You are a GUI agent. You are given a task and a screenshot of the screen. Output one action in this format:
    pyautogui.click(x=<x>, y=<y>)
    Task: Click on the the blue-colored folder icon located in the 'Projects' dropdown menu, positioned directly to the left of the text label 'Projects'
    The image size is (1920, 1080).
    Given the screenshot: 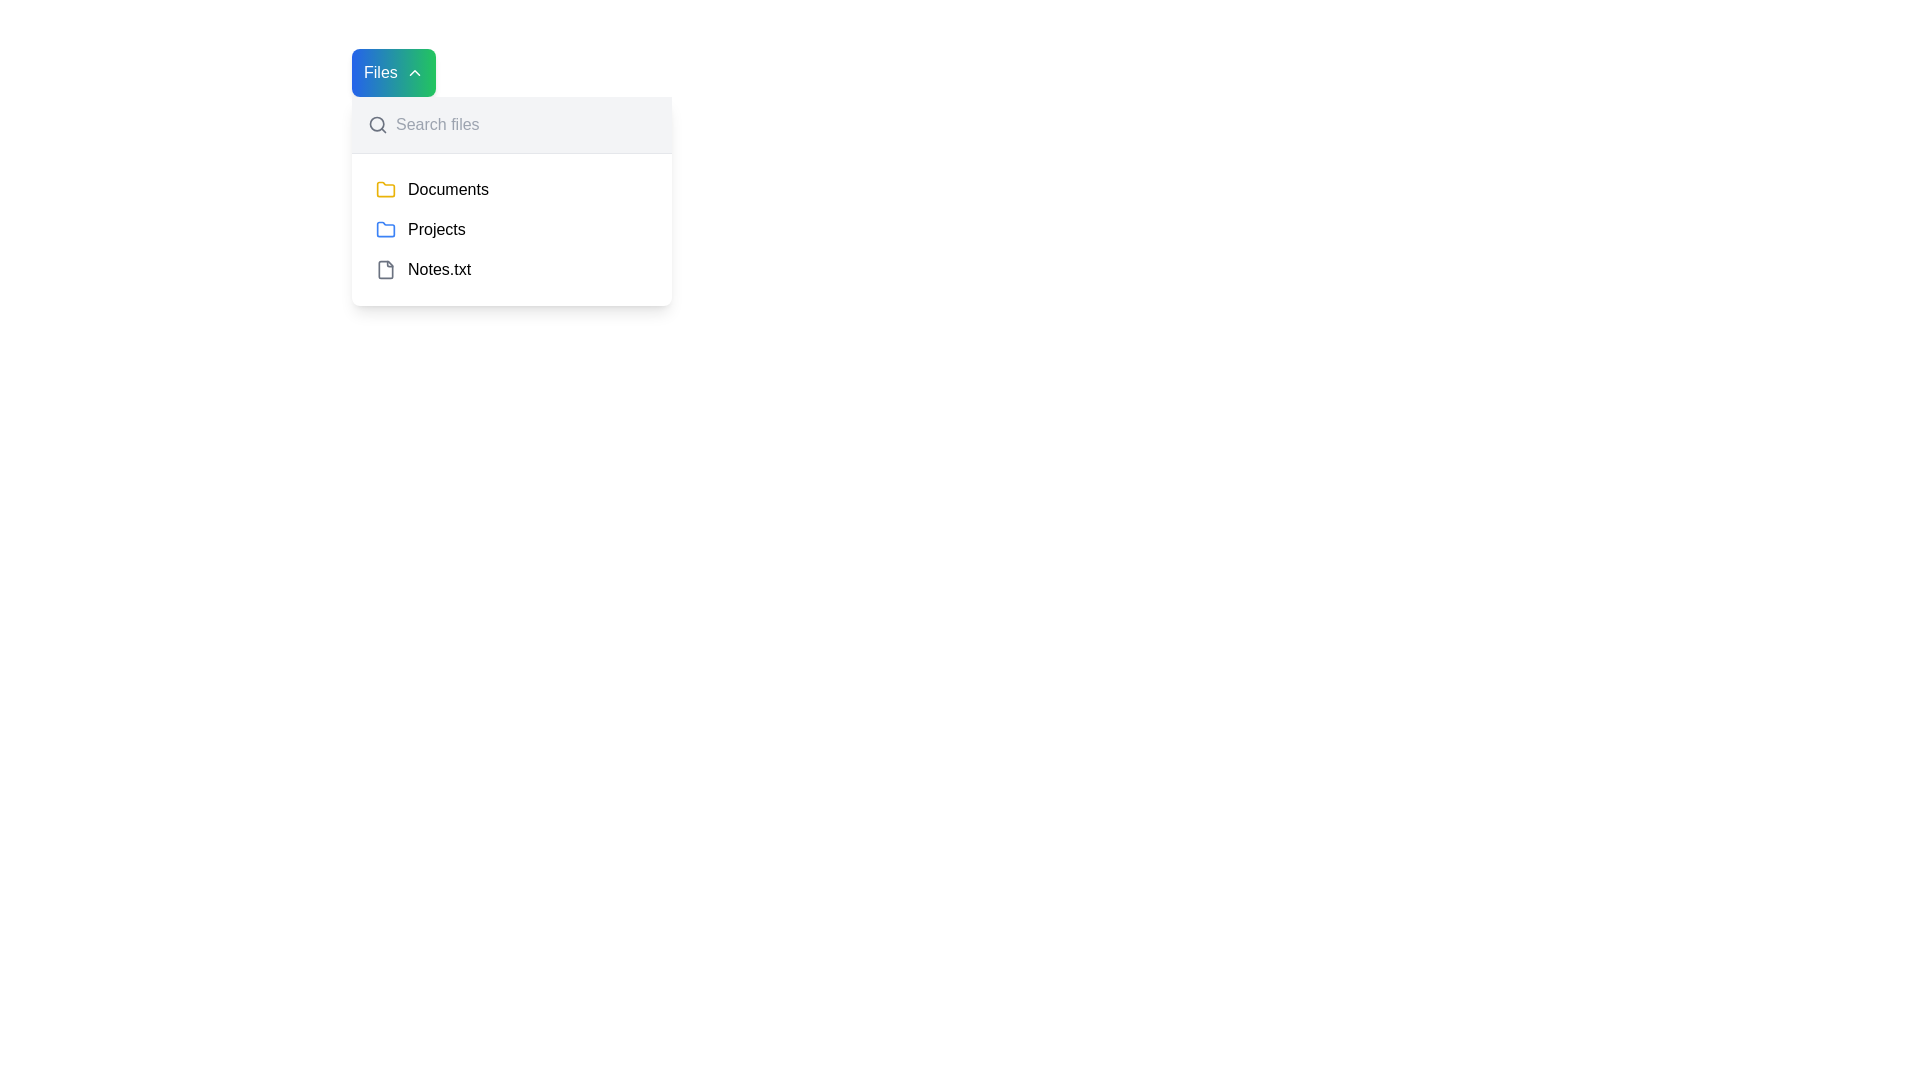 What is the action you would take?
    pyautogui.click(x=385, y=229)
    